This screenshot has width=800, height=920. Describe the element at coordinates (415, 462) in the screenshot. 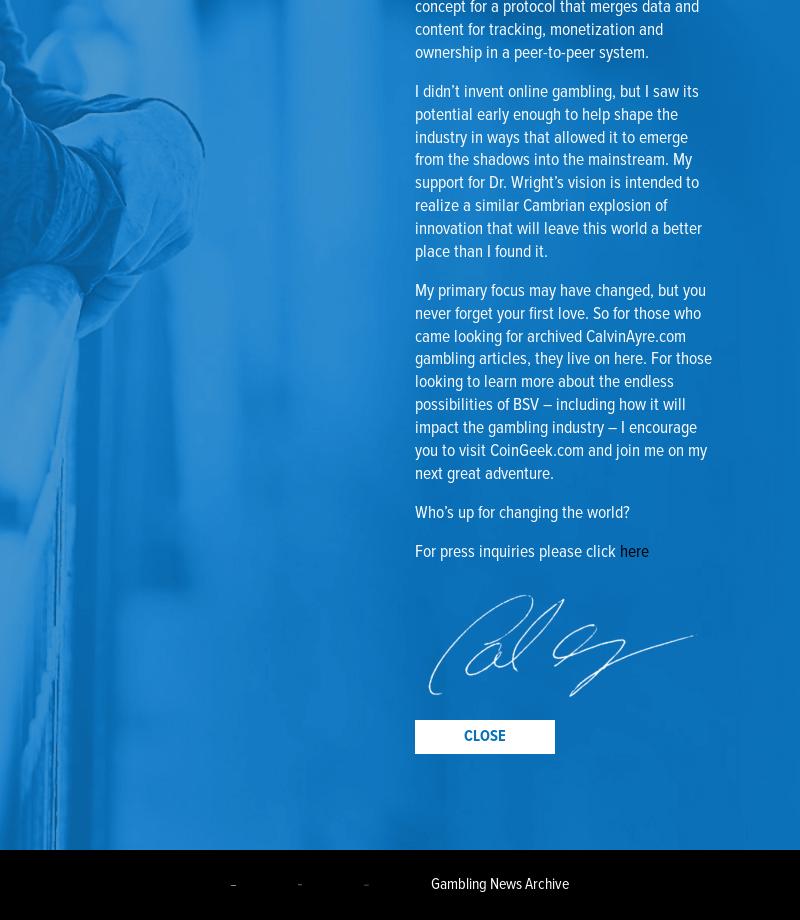

I see `'and join me on my next great adventure.'` at that location.